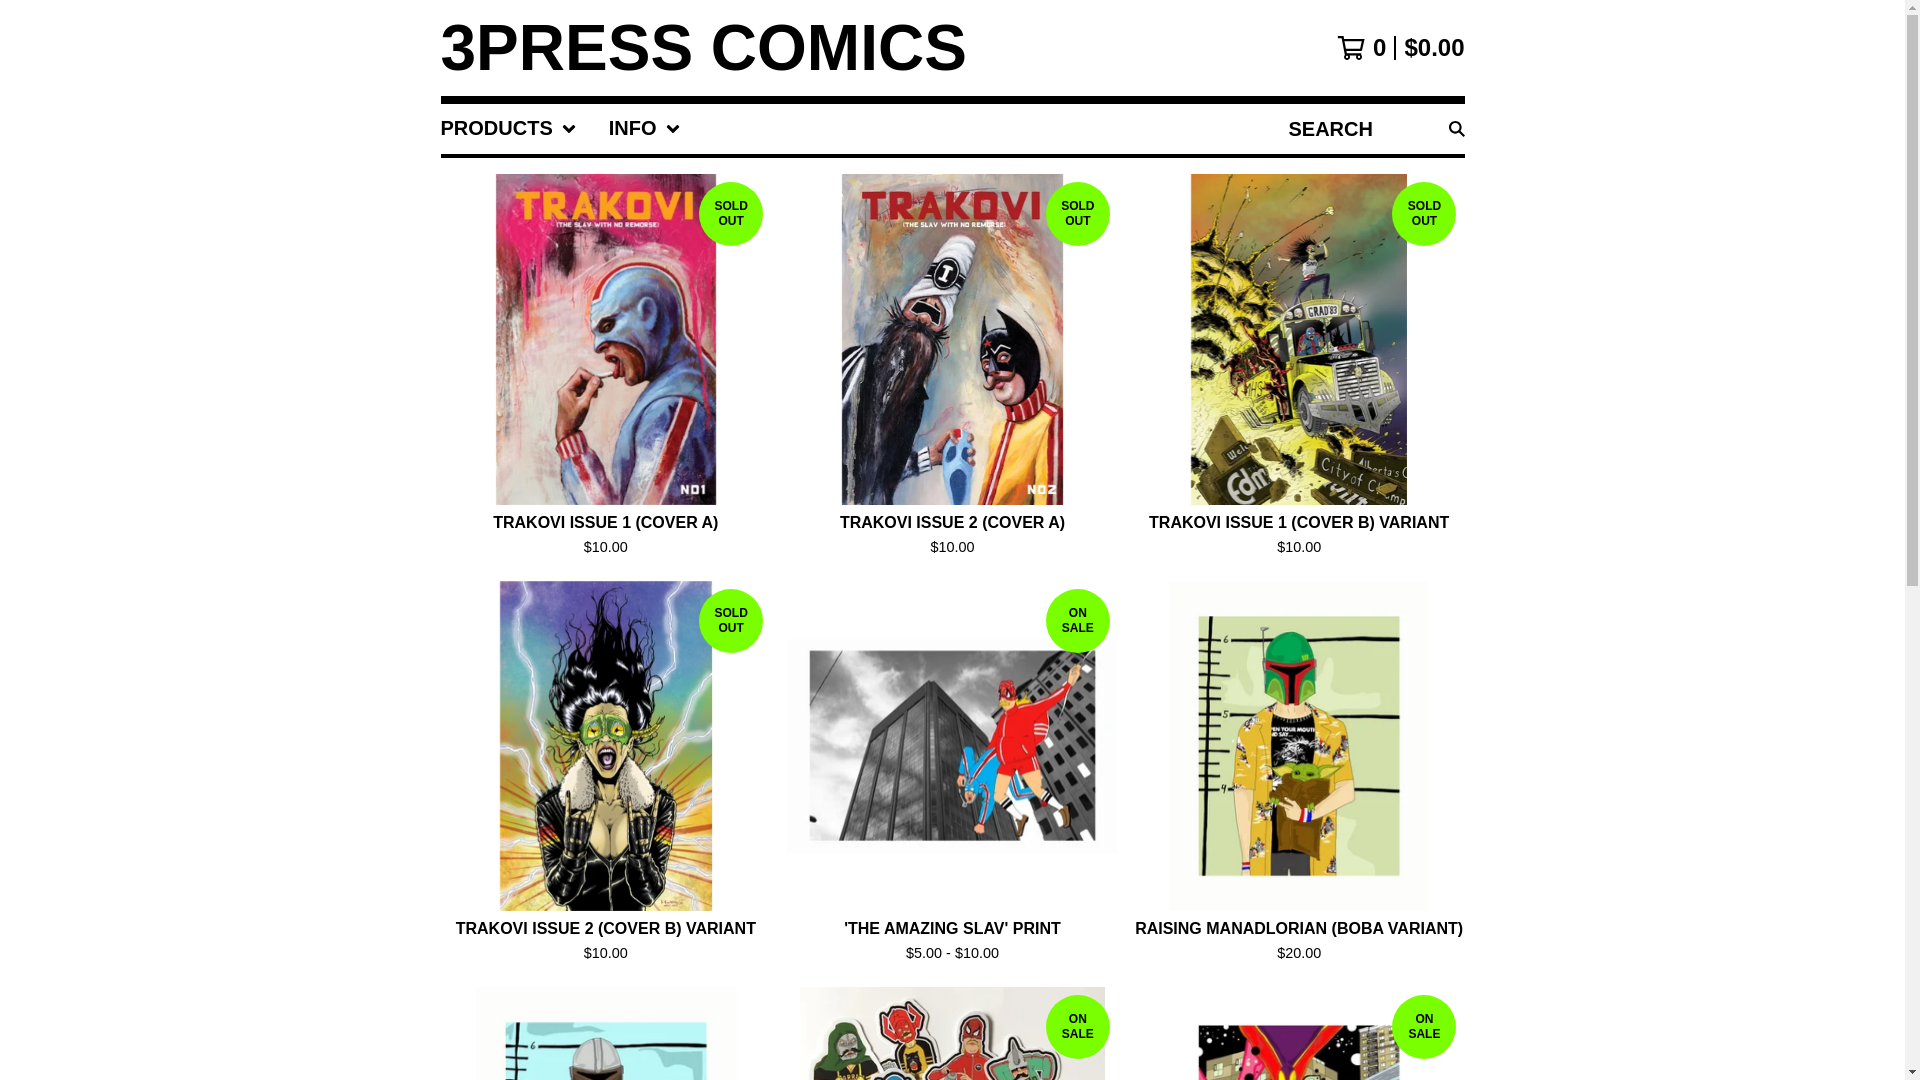  I want to click on 'SOLD OUT, so click(951, 369).